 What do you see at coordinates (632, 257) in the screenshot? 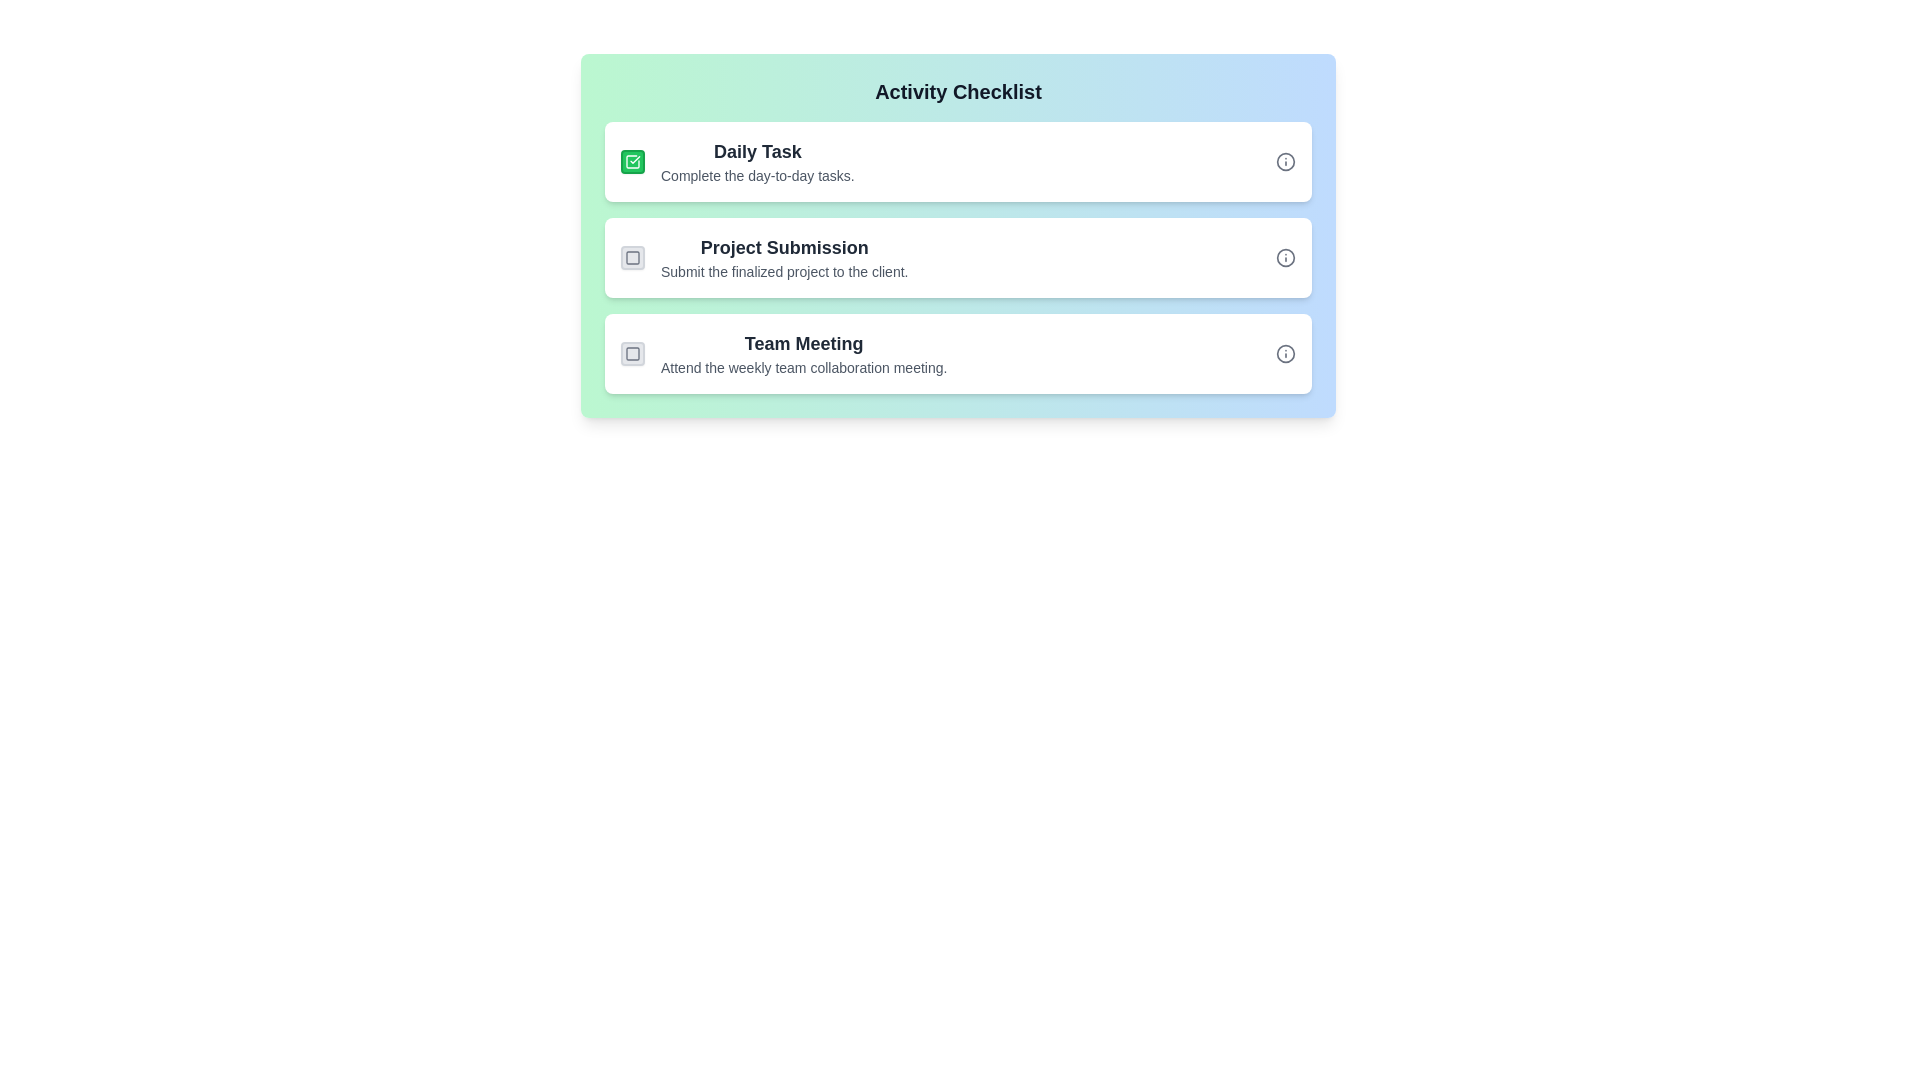
I see `the checkbox located to the left of the 'Project Submission' item in the checklist` at bounding box center [632, 257].